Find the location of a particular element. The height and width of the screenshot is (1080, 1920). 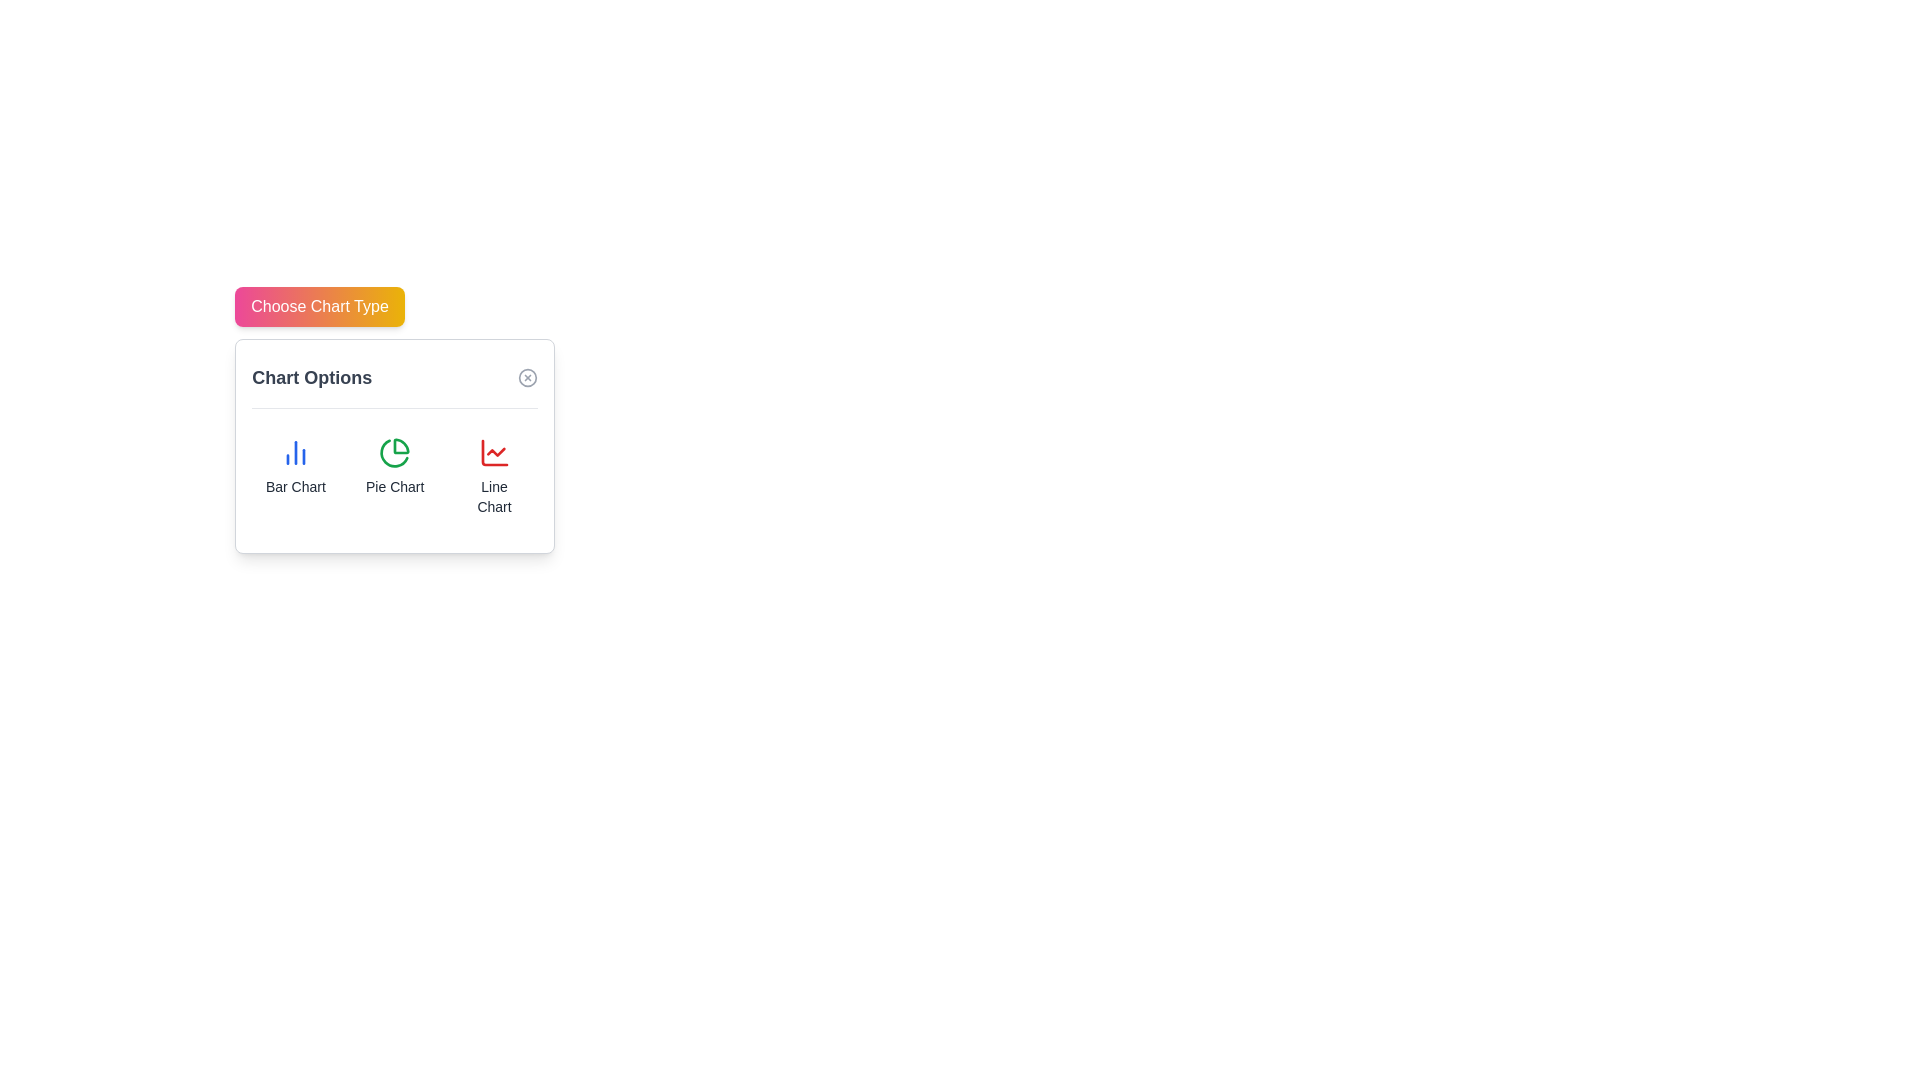

the 'Bar Chart' text label, which is a small gray font label located beneath the bar chart icon in a grid of chart options is located at coordinates (294, 486).